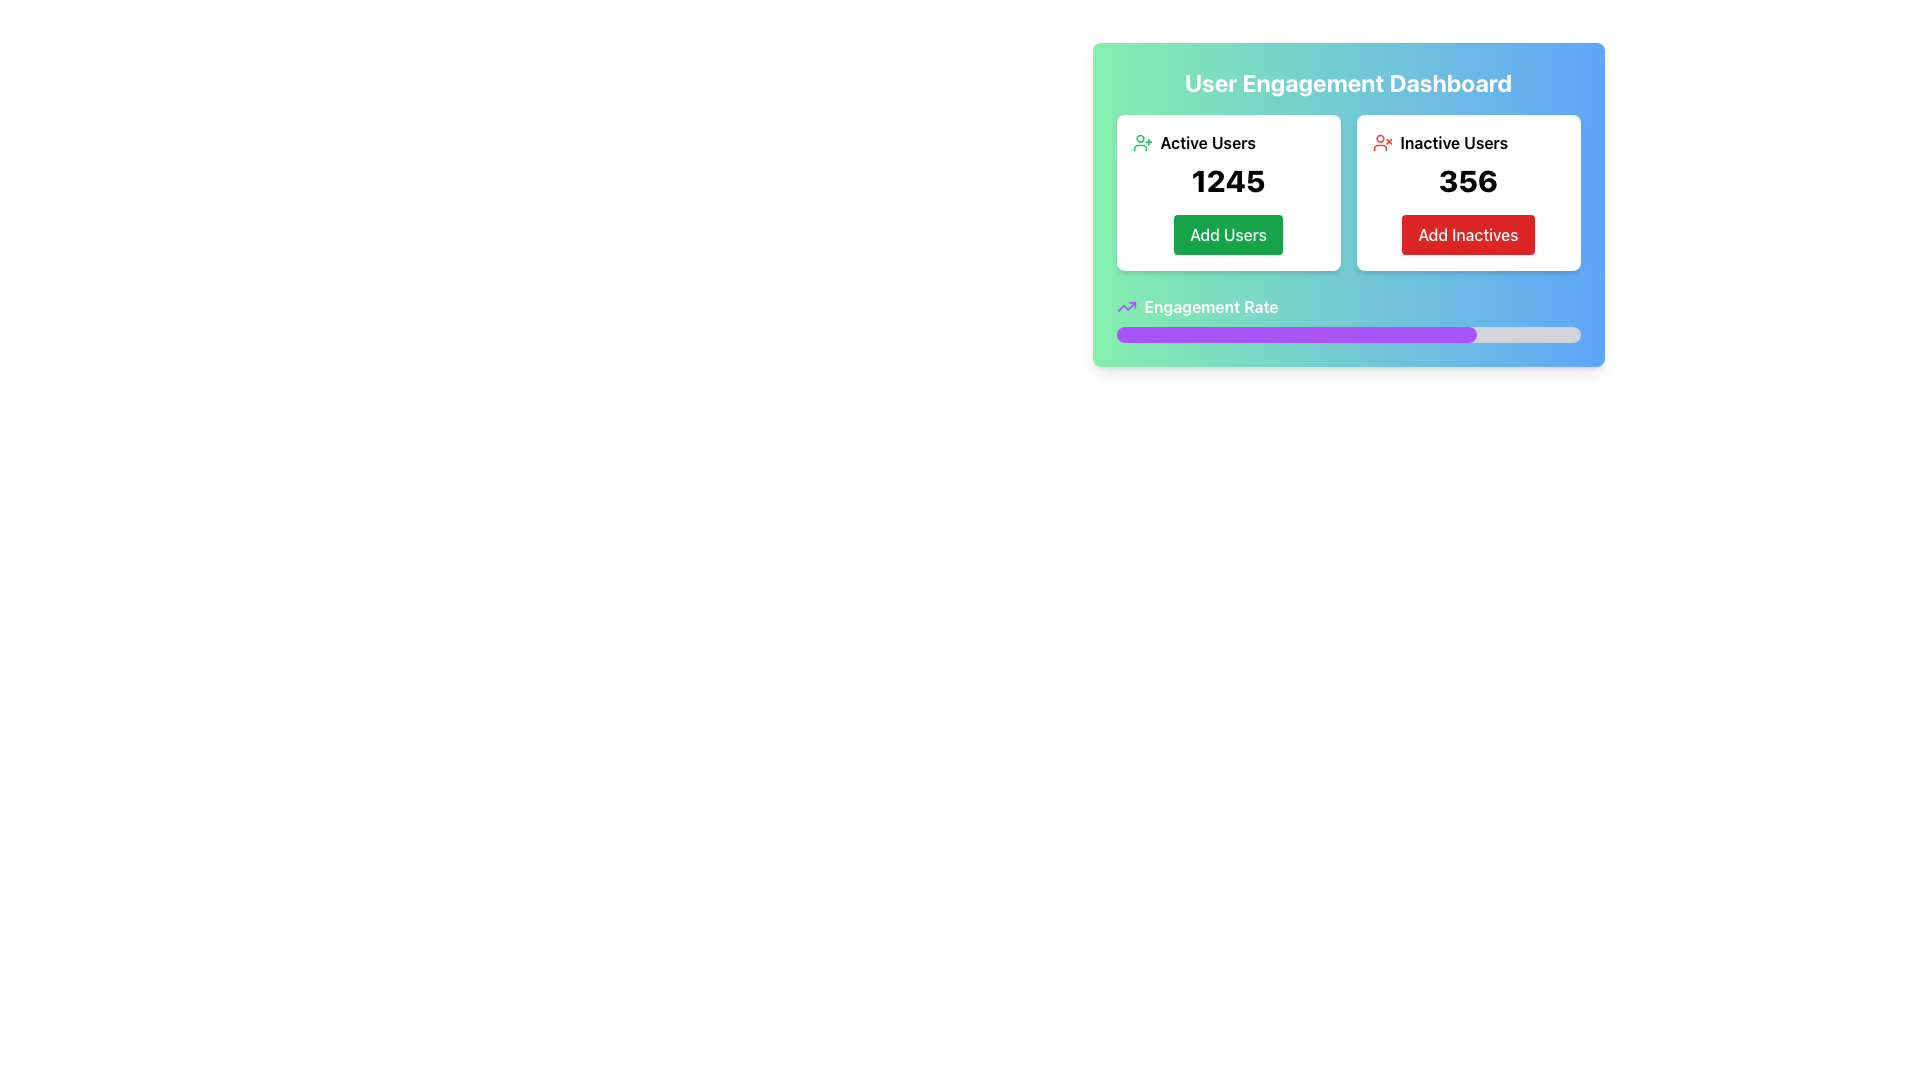 This screenshot has width=1920, height=1080. What do you see at coordinates (1468, 181) in the screenshot?
I see `the bold numerical text '356' displayed in large black font, part of the 'Inactive Users' summary card located in the center of the right card within a two-card layout` at bounding box center [1468, 181].